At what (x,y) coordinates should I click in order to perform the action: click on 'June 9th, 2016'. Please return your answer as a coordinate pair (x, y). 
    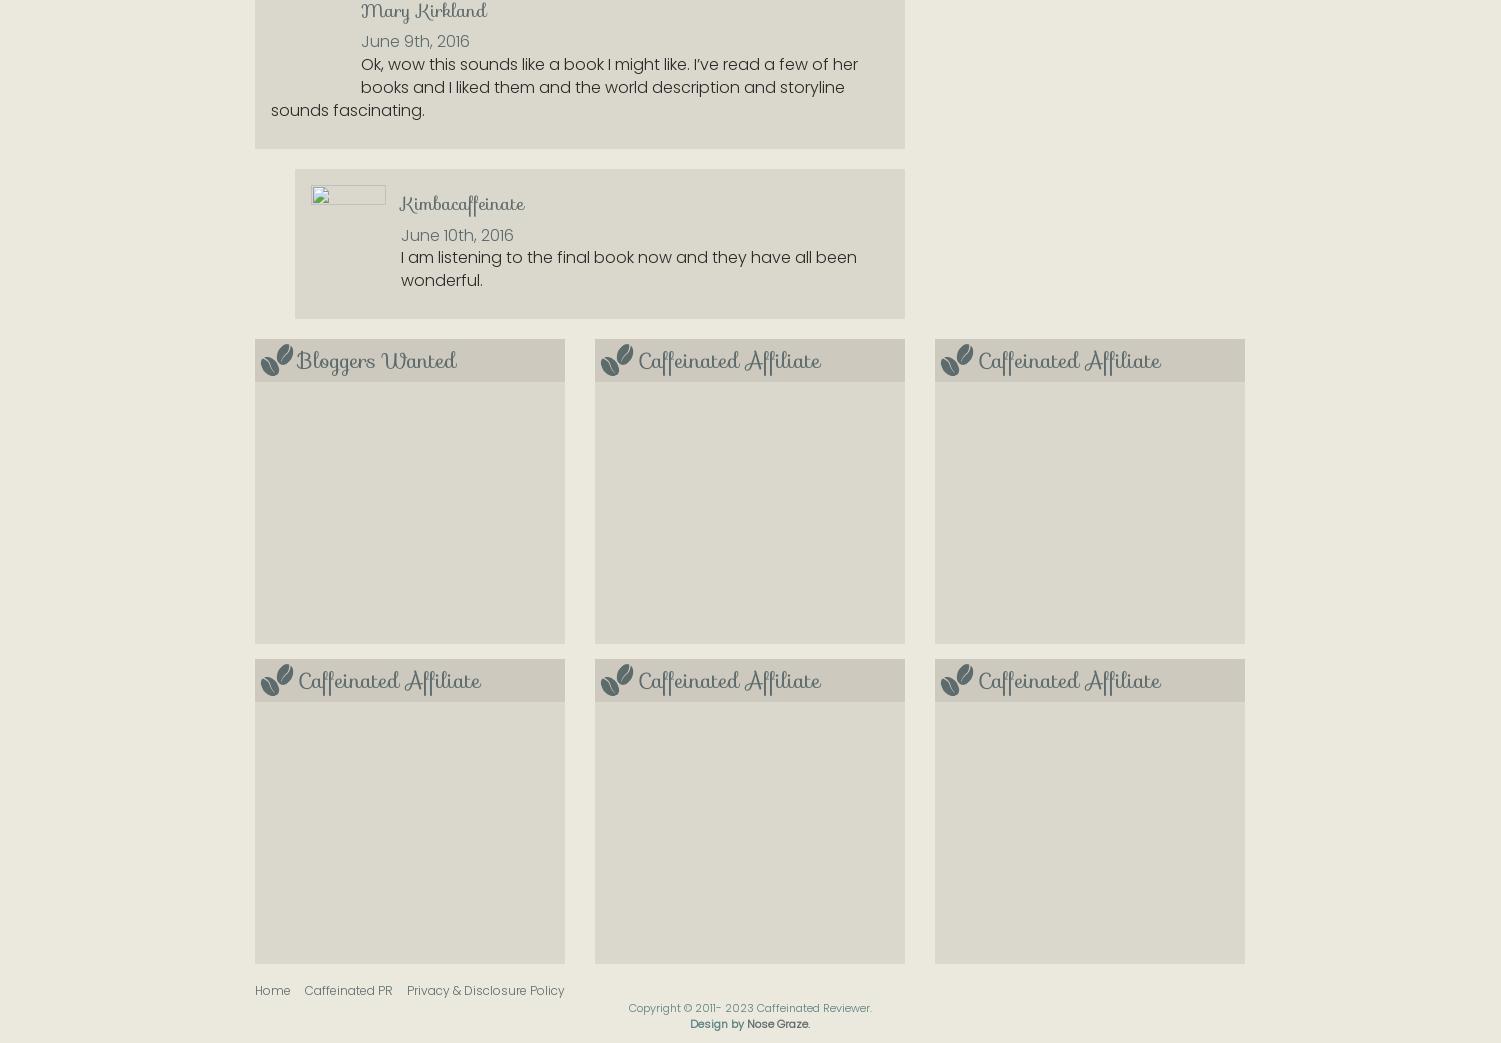
    Looking at the image, I should click on (415, 40).